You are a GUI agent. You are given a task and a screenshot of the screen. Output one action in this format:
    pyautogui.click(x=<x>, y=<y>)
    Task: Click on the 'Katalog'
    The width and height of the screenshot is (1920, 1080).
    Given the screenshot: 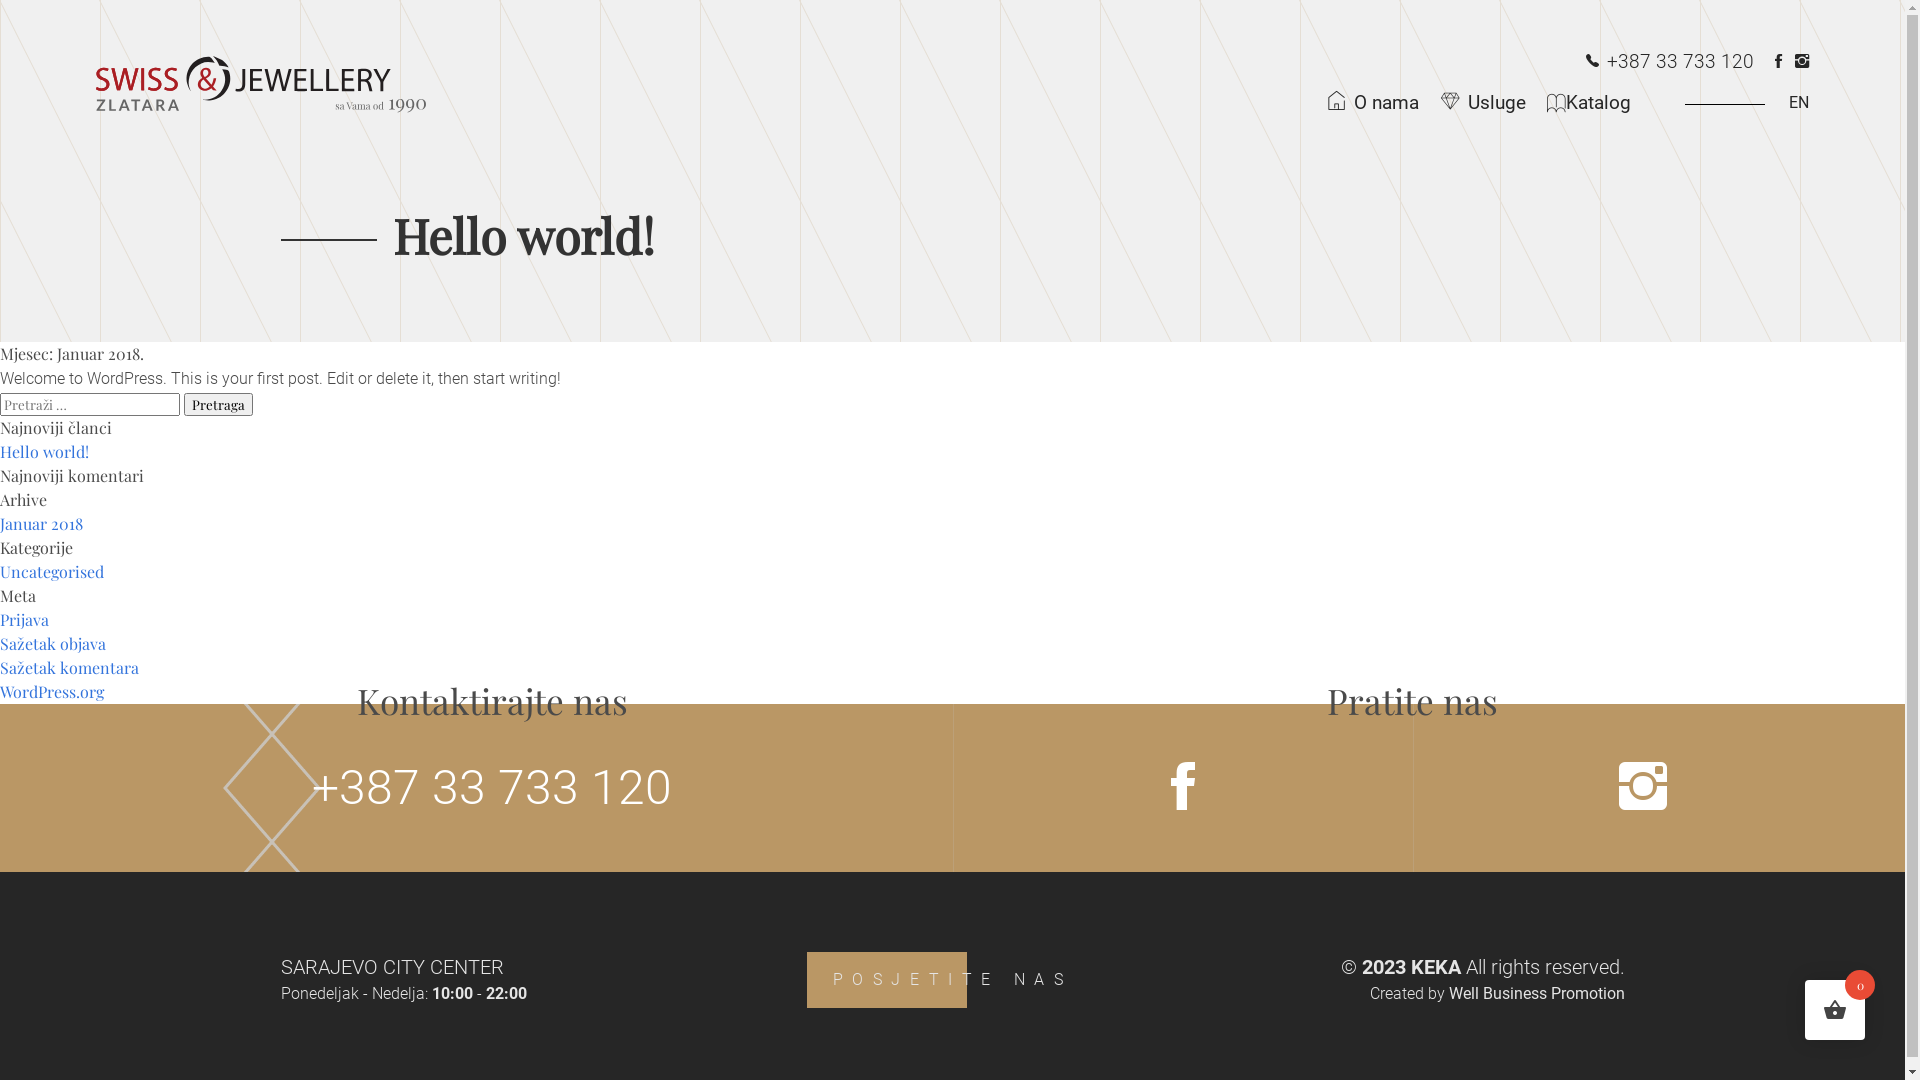 What is the action you would take?
    pyautogui.click(x=1597, y=103)
    